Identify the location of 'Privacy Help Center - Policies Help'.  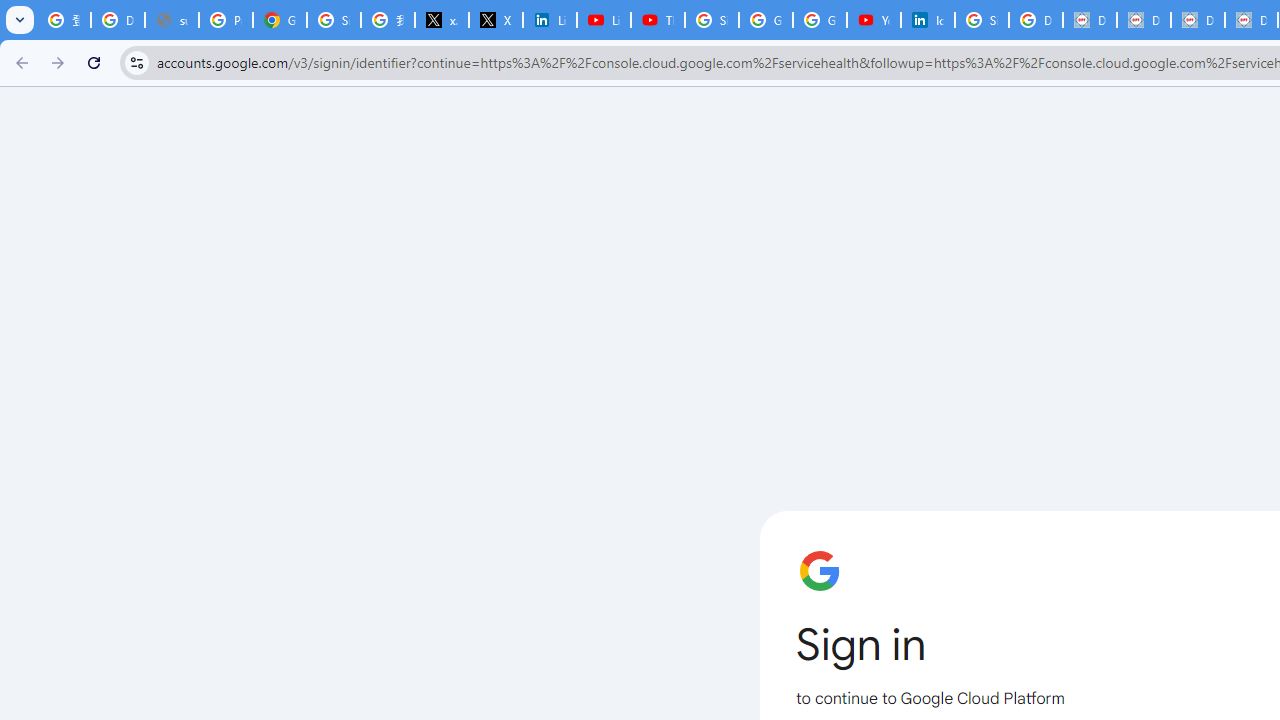
(225, 20).